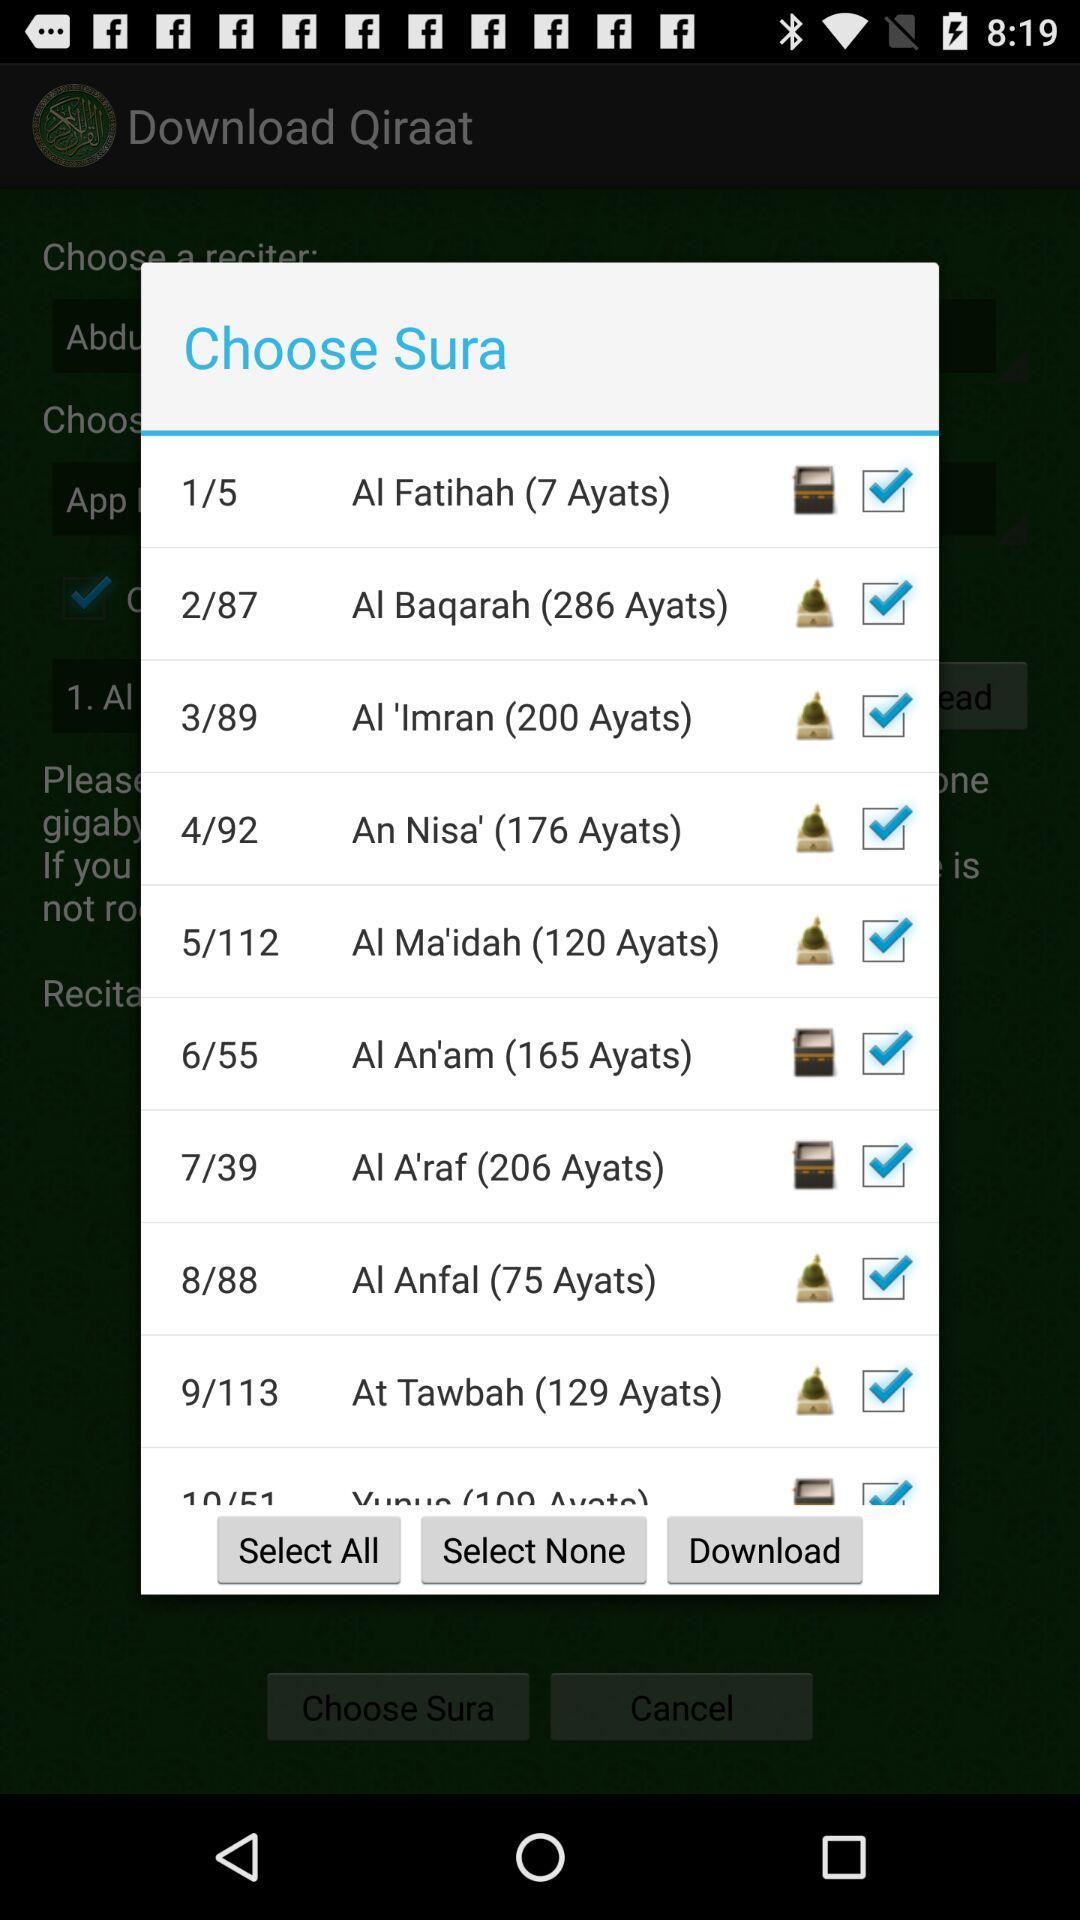  I want to click on item below 9/113 icon, so click(252, 1492).